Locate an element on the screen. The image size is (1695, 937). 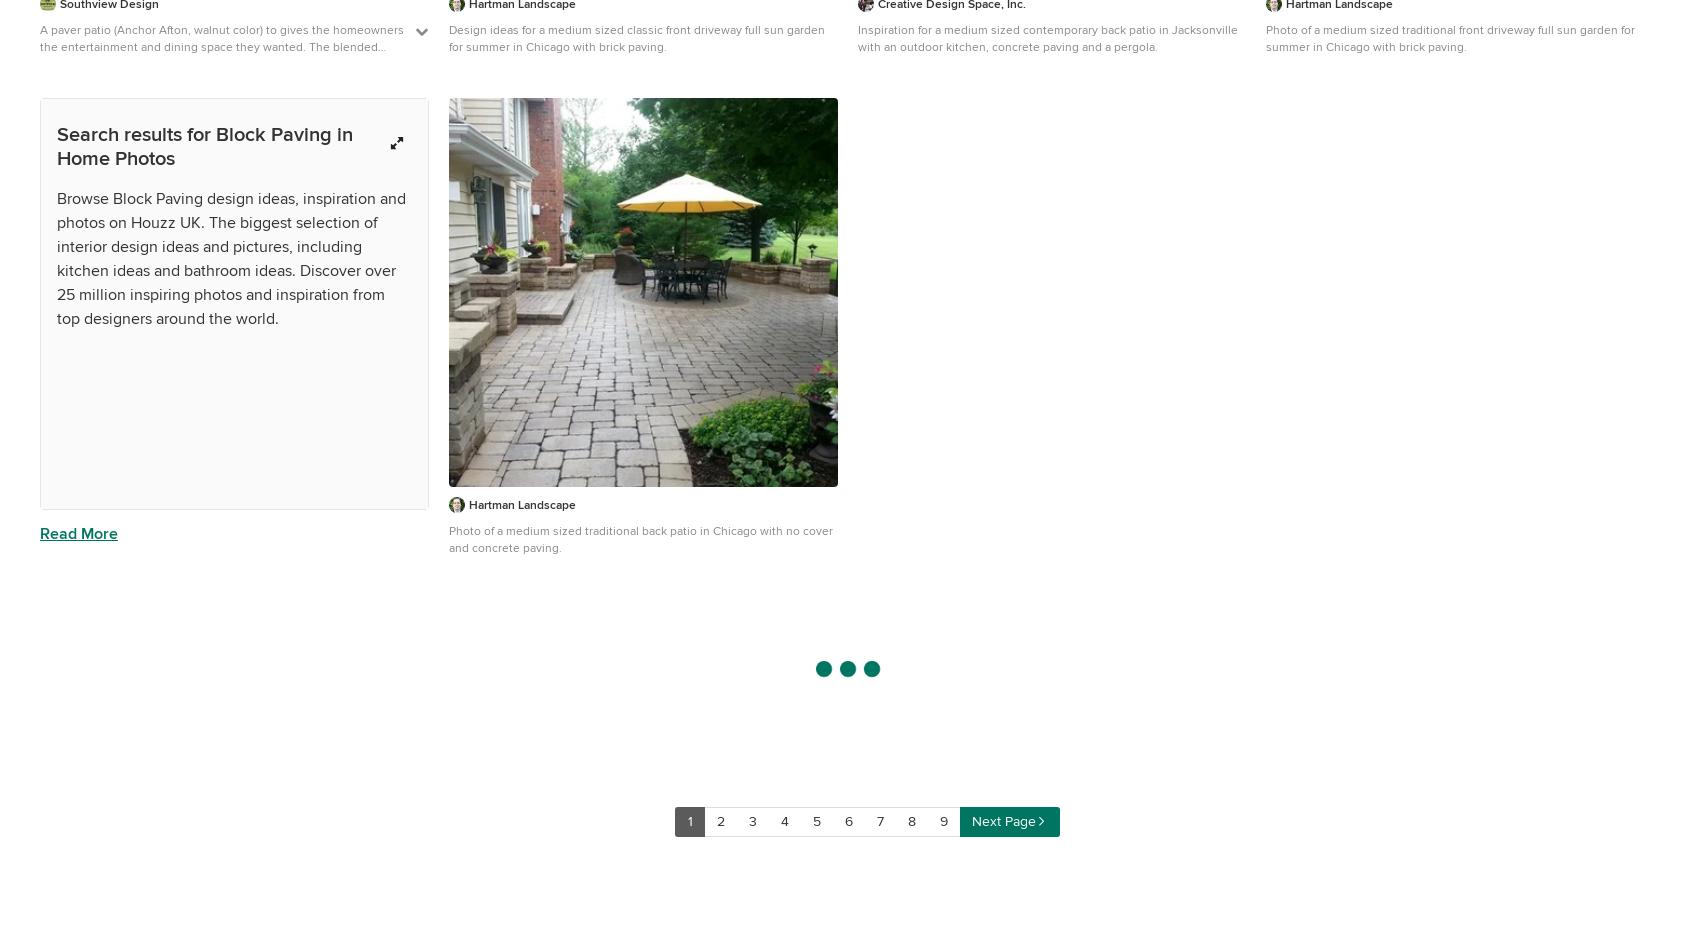
'Hartman Landscape' is located at coordinates (520, 504).